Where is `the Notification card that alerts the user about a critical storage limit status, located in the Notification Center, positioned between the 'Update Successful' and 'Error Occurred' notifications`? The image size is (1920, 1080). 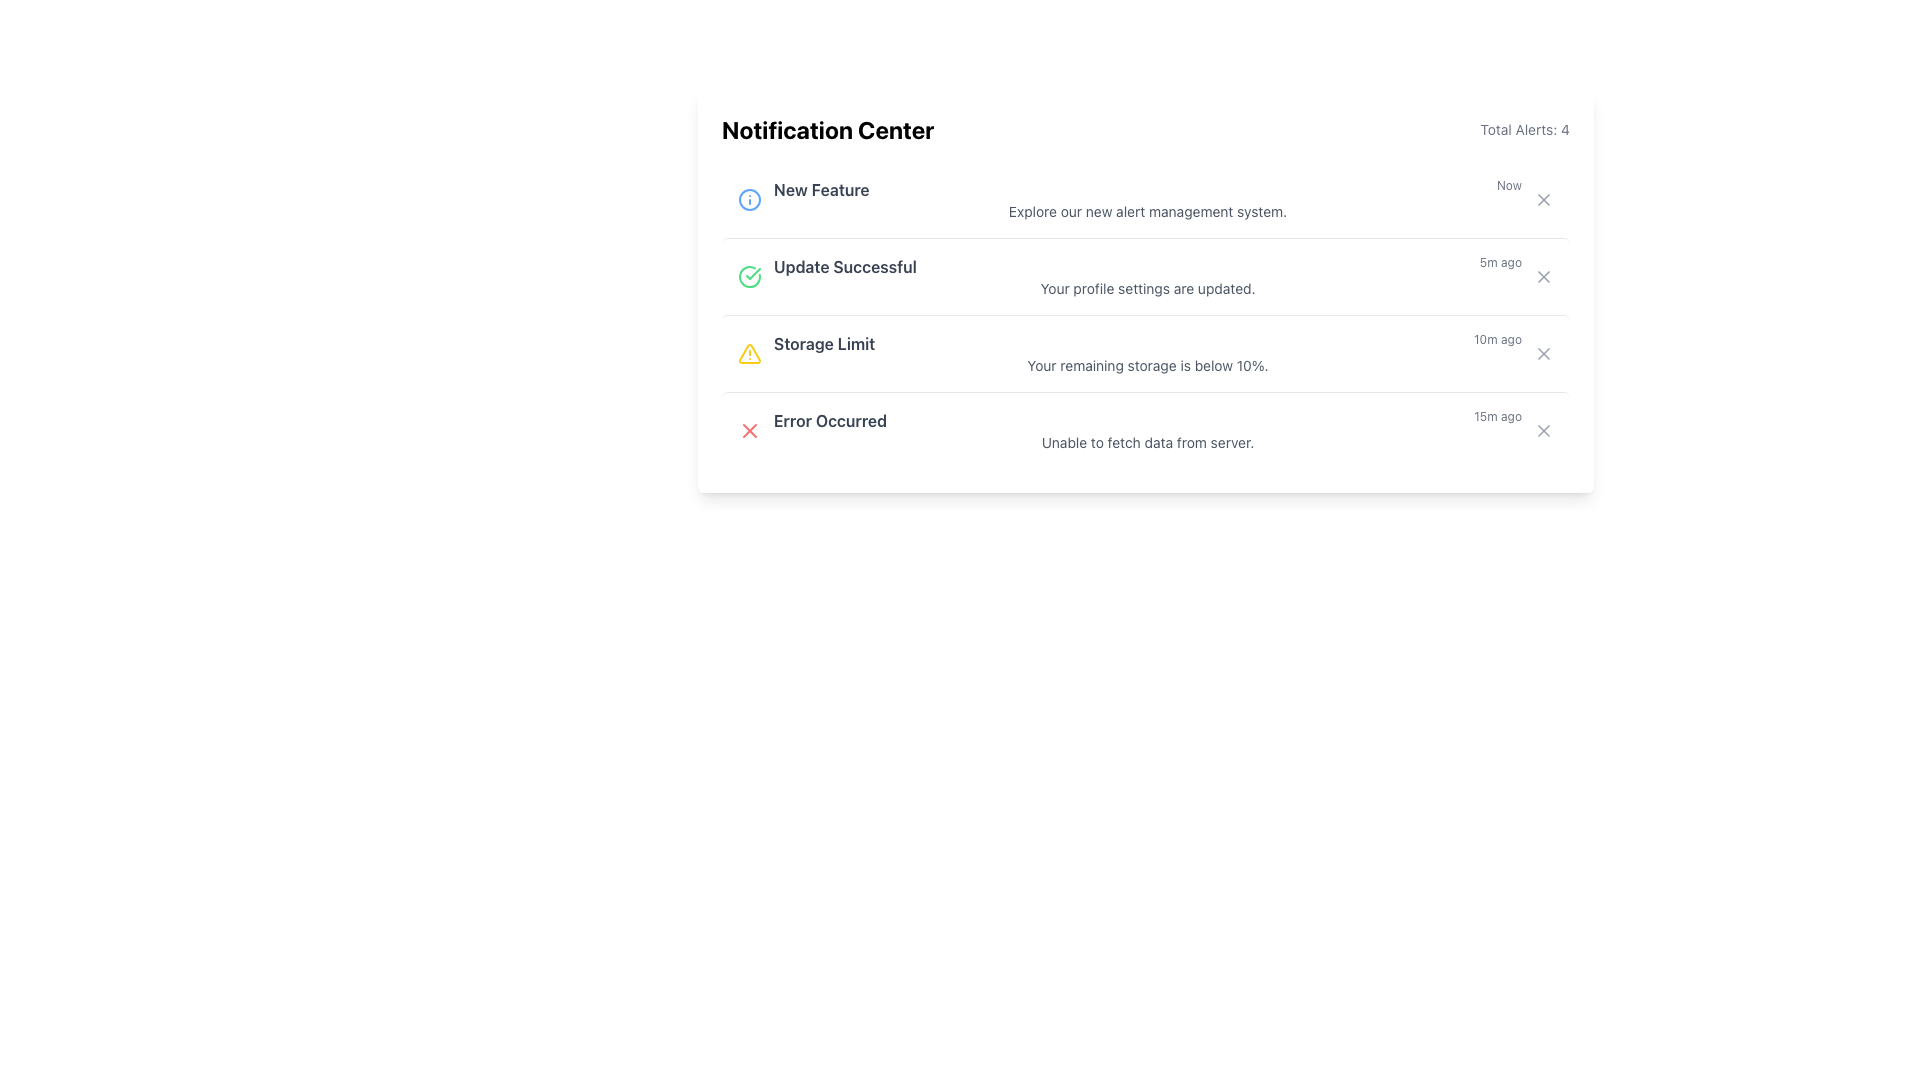 the Notification card that alerts the user about a critical storage limit status, located in the Notification Center, positioned between the 'Update Successful' and 'Error Occurred' notifications is located at coordinates (1146, 352).